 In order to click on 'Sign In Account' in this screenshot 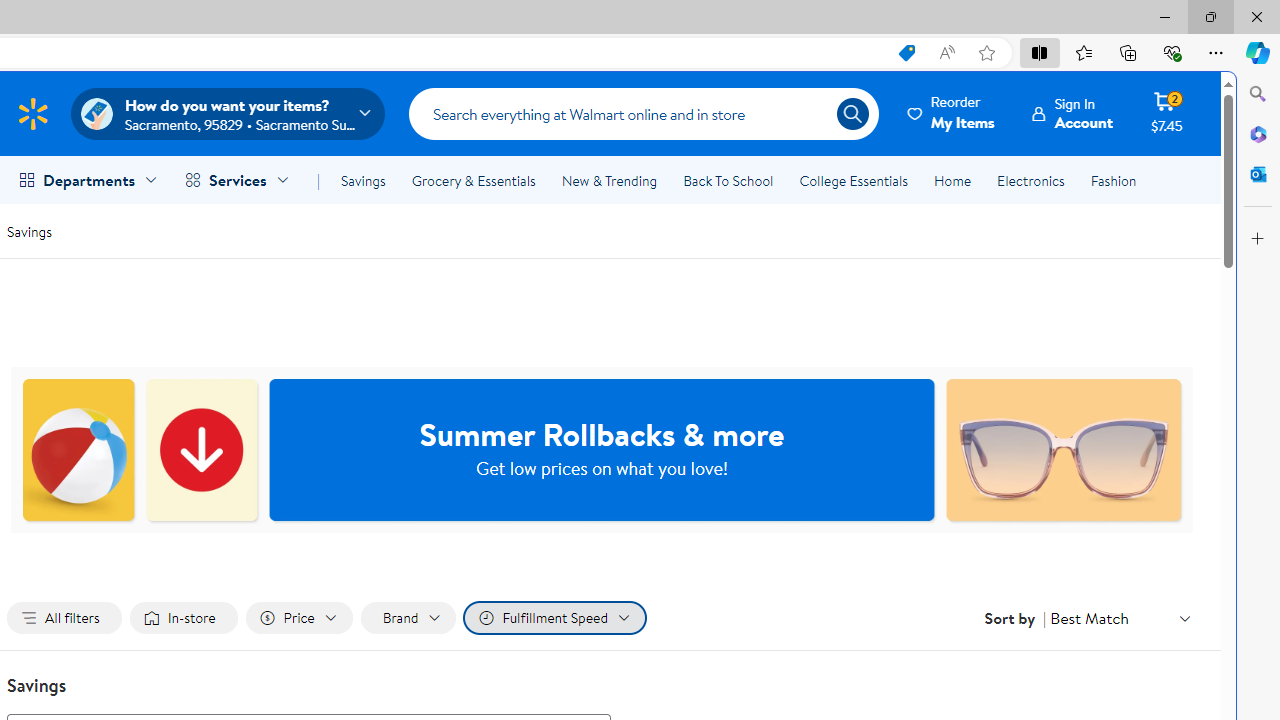, I will do `click(1072, 113)`.